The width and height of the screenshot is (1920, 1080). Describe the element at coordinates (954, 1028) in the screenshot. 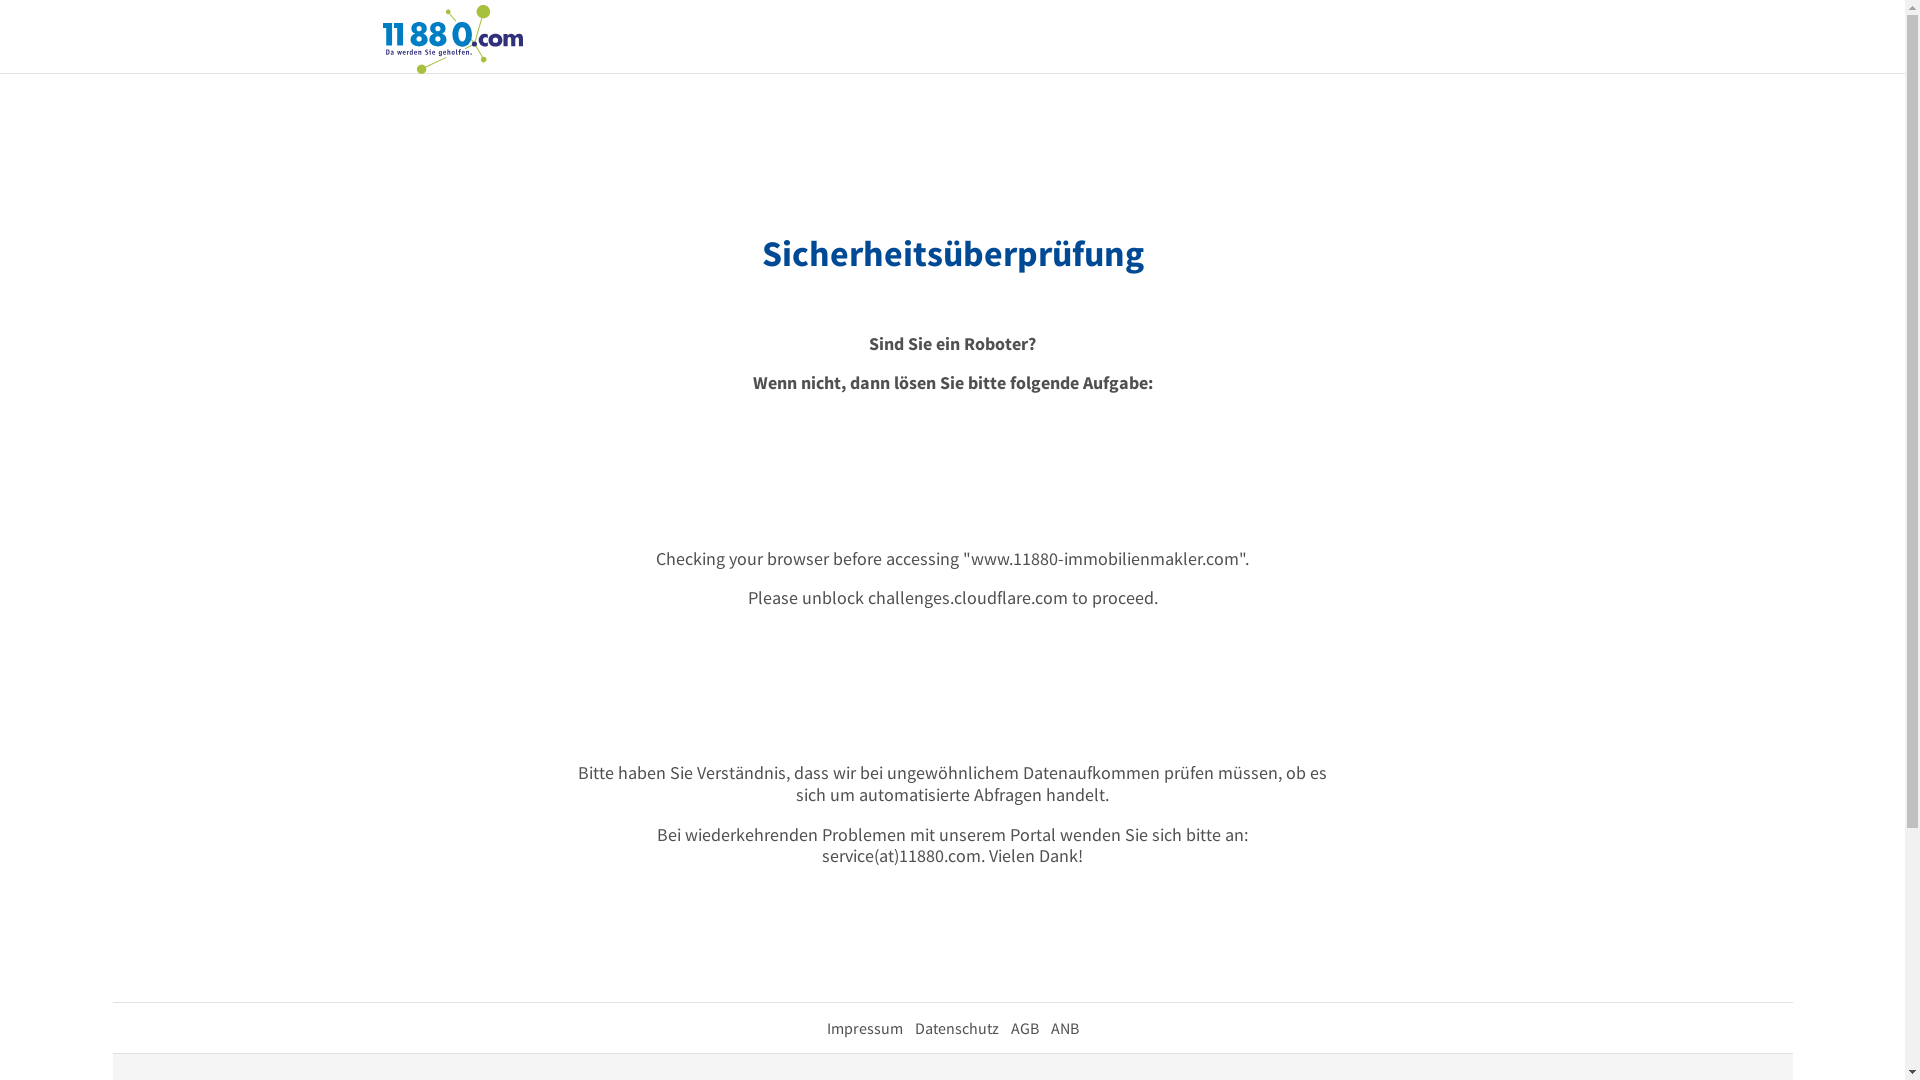

I see `'Datenschutz'` at that location.